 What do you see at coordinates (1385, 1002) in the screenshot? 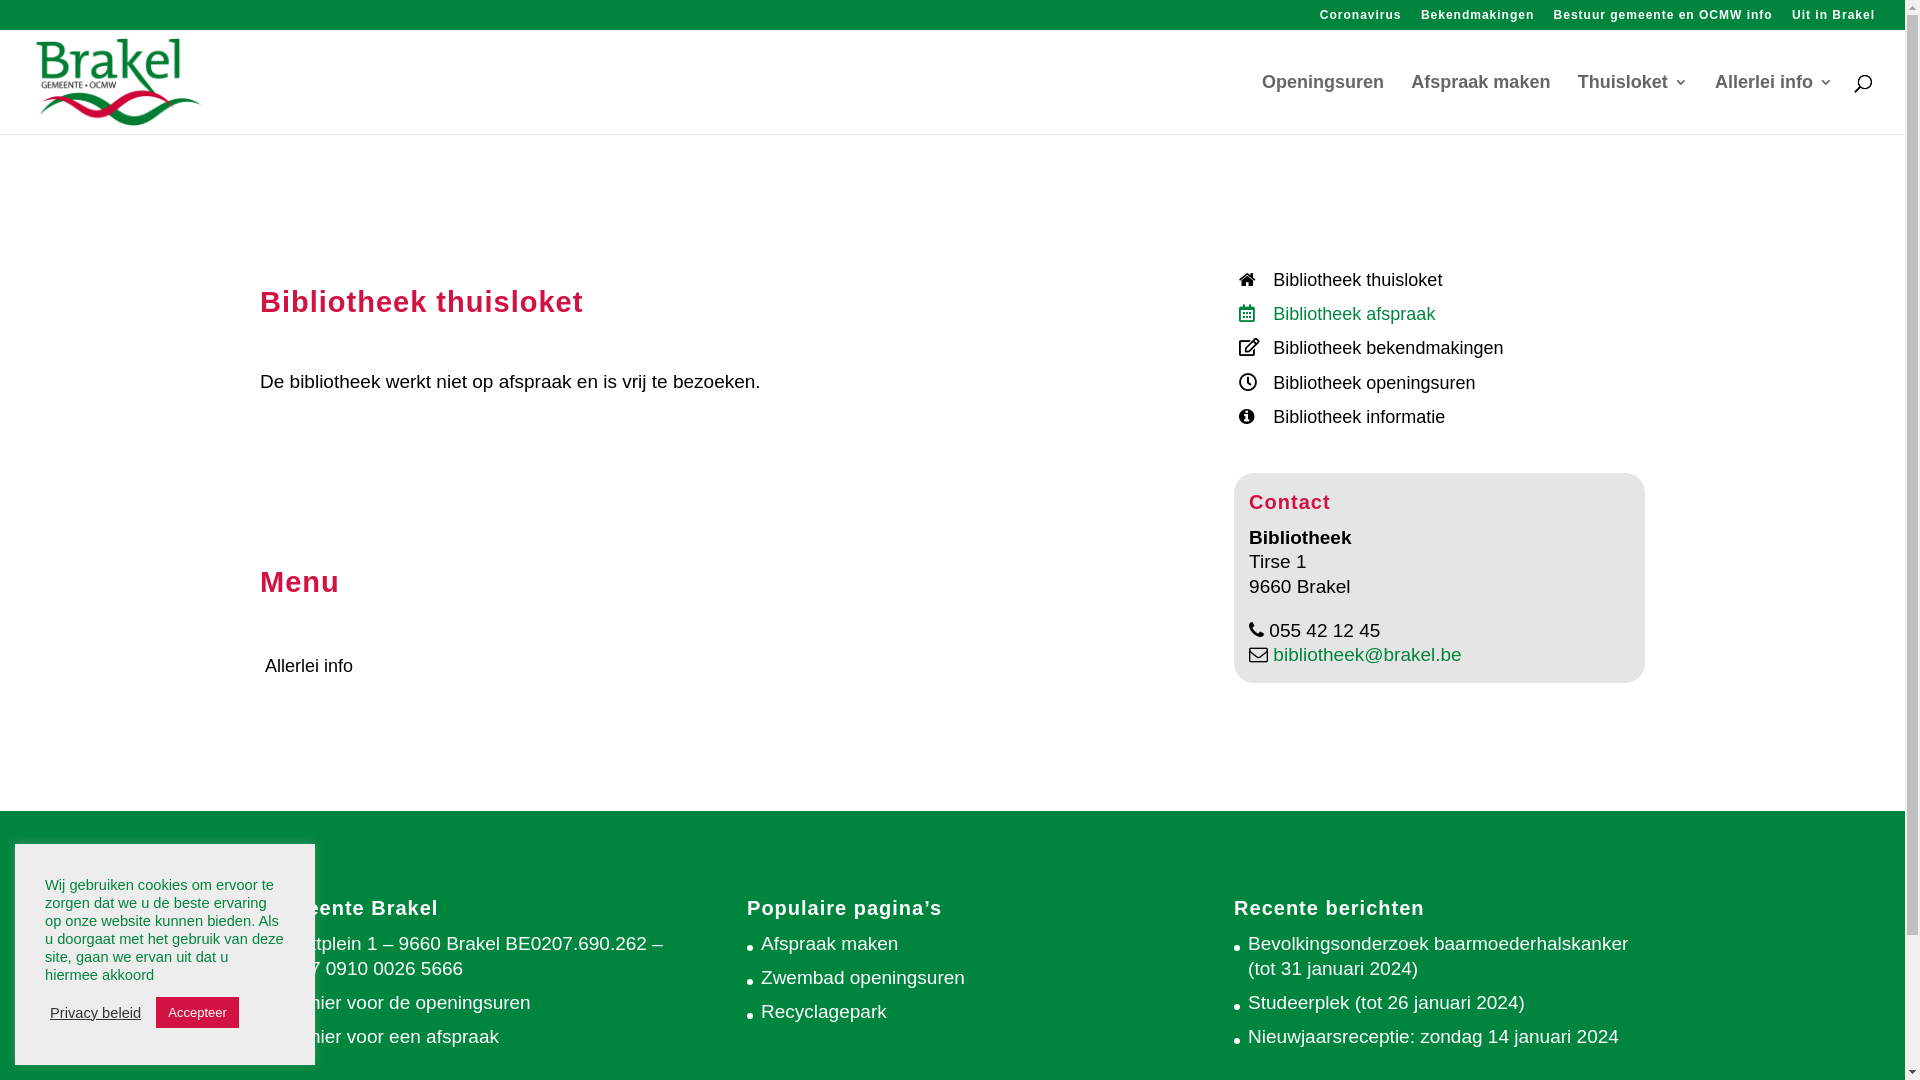
I see `'Studeerplek (tot 26 januari 2024)'` at bounding box center [1385, 1002].